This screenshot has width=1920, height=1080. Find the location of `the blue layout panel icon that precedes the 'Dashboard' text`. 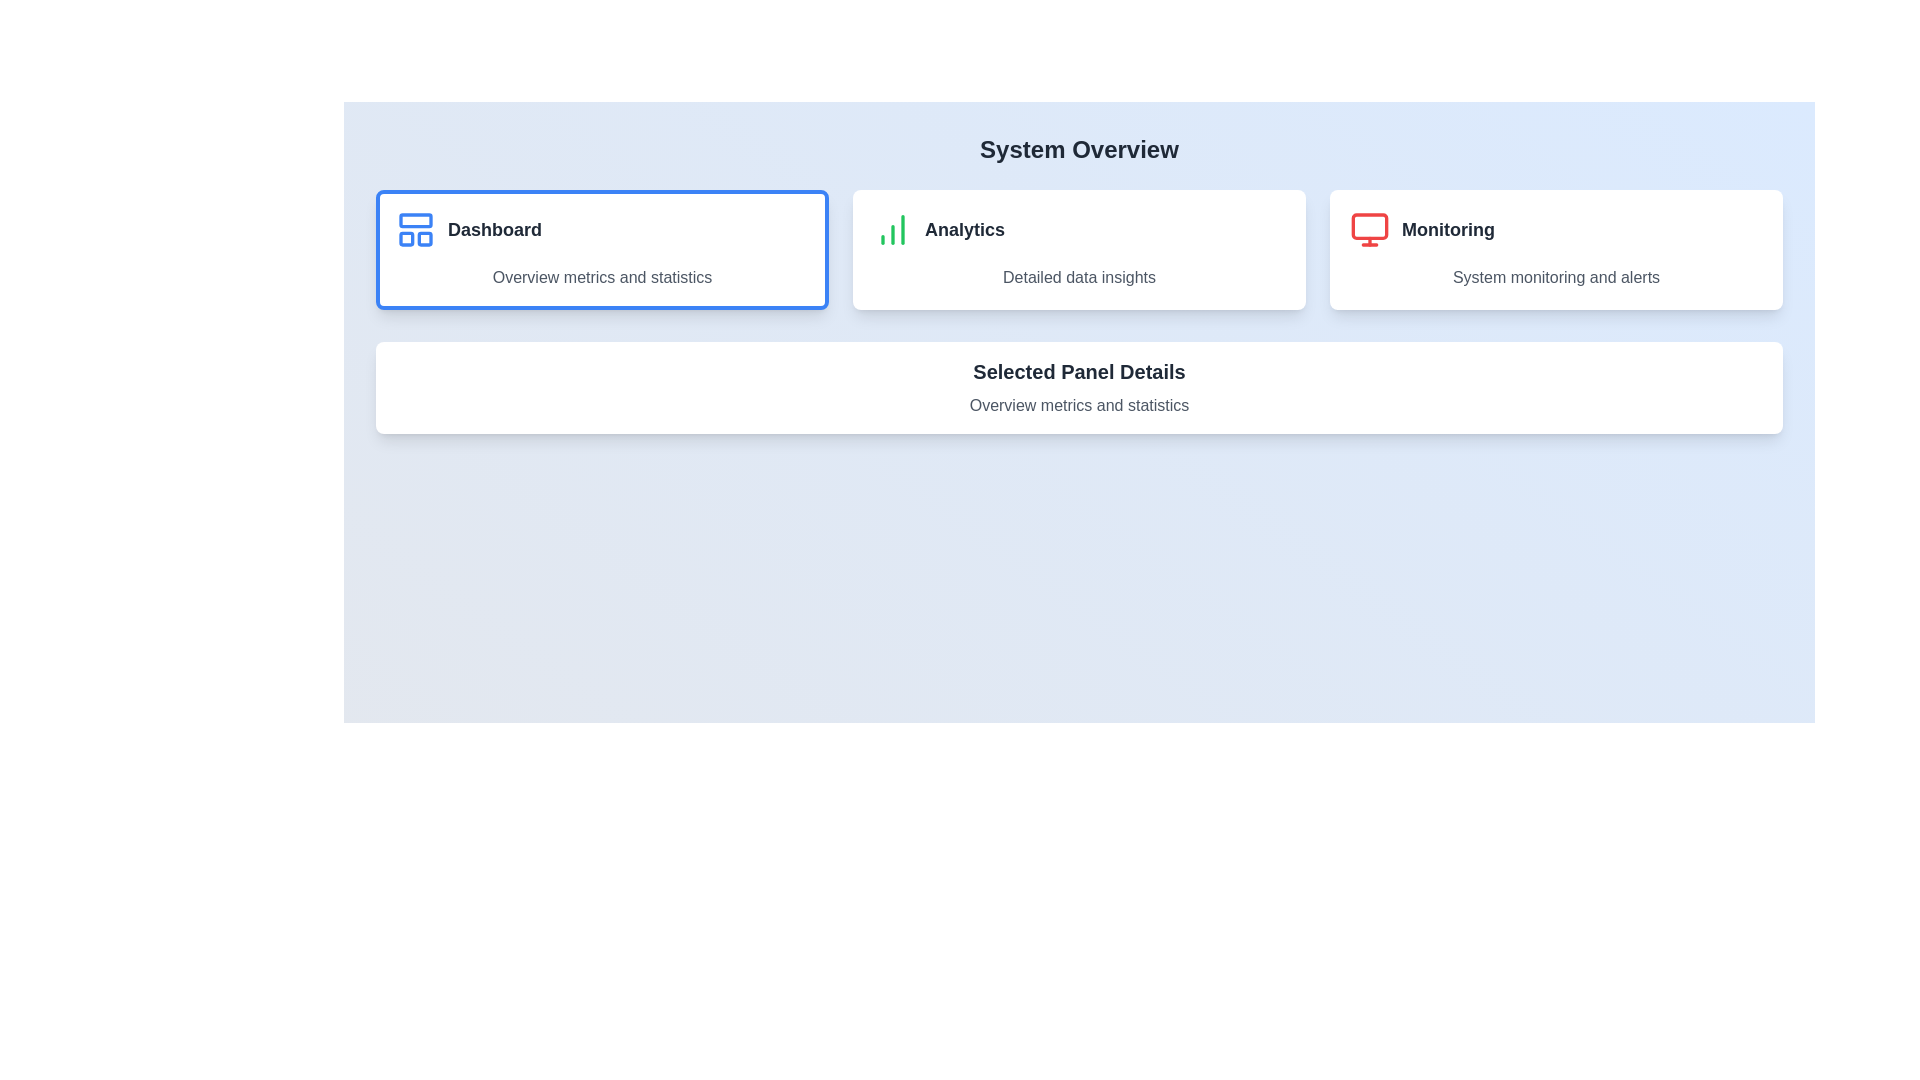

the blue layout panel icon that precedes the 'Dashboard' text is located at coordinates (415, 229).